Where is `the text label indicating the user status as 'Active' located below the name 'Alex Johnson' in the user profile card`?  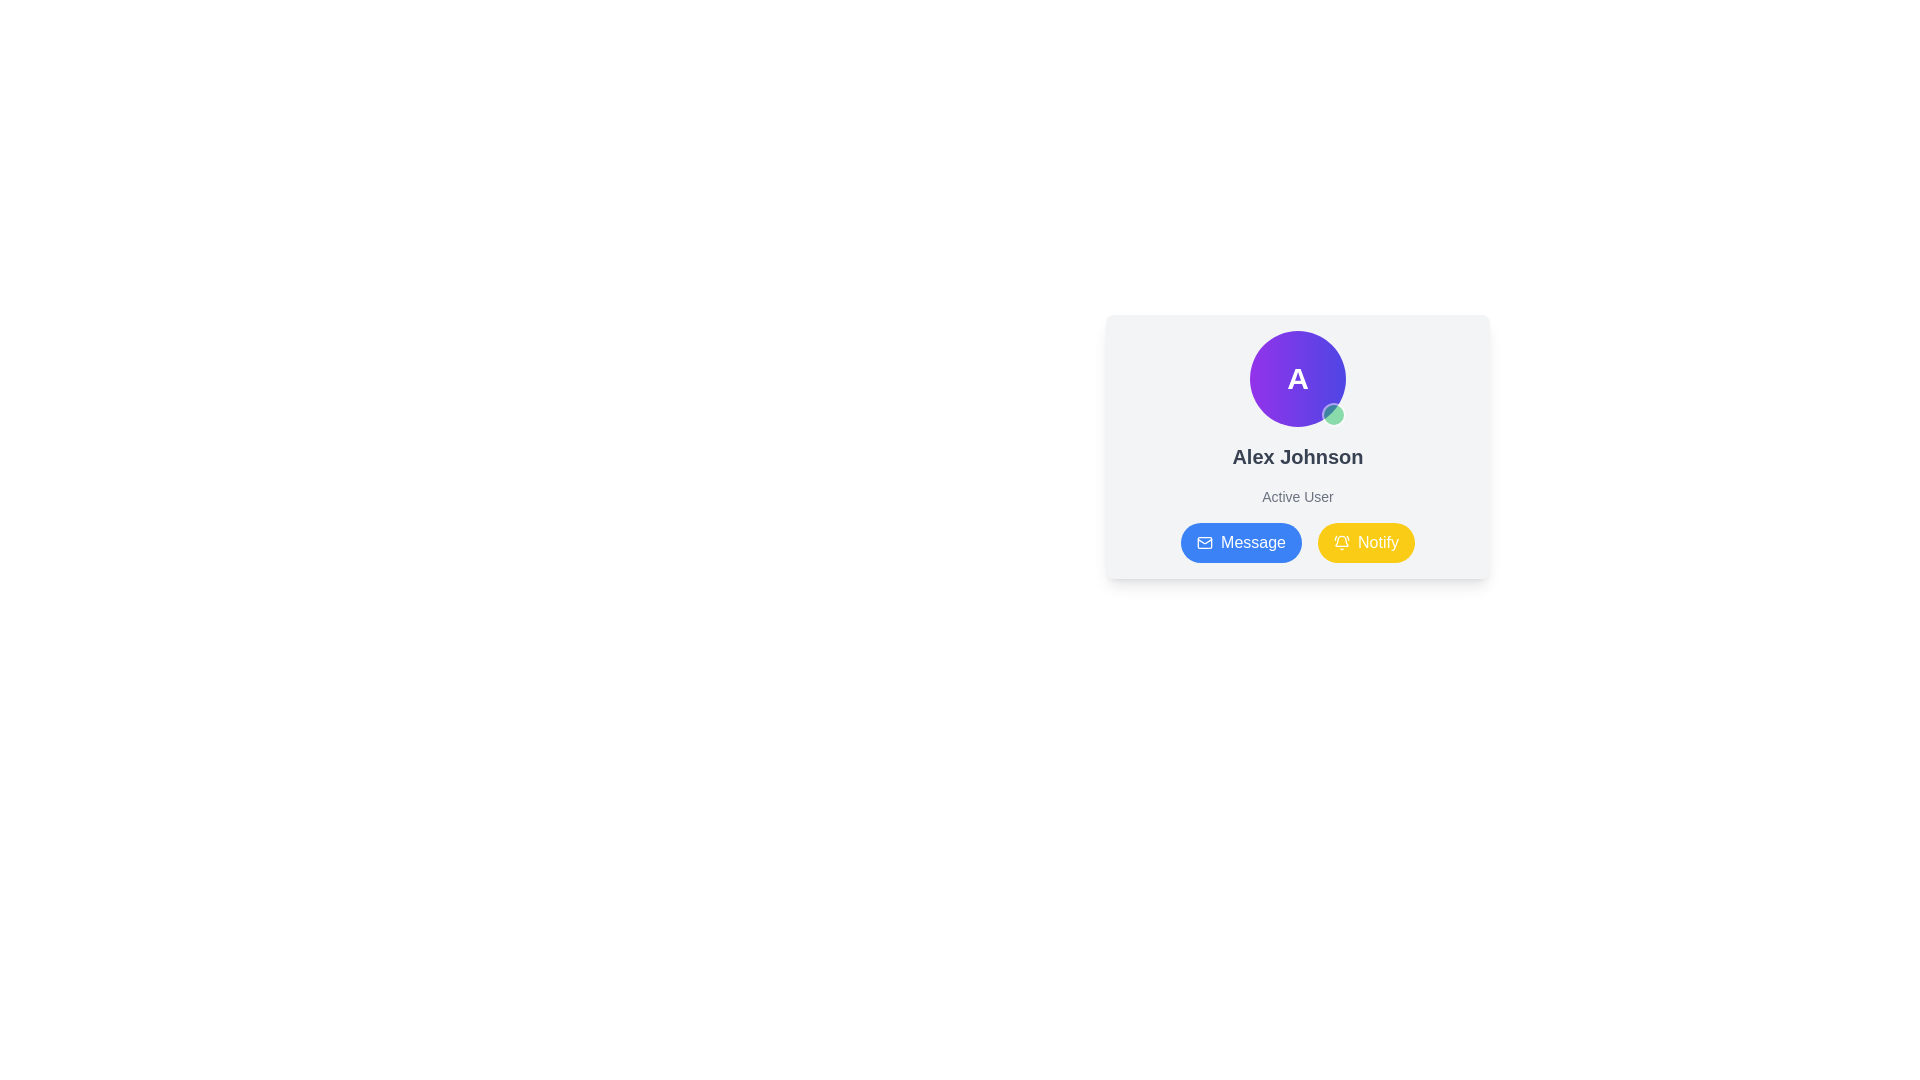 the text label indicating the user status as 'Active' located below the name 'Alex Johnson' in the user profile card is located at coordinates (1297, 496).